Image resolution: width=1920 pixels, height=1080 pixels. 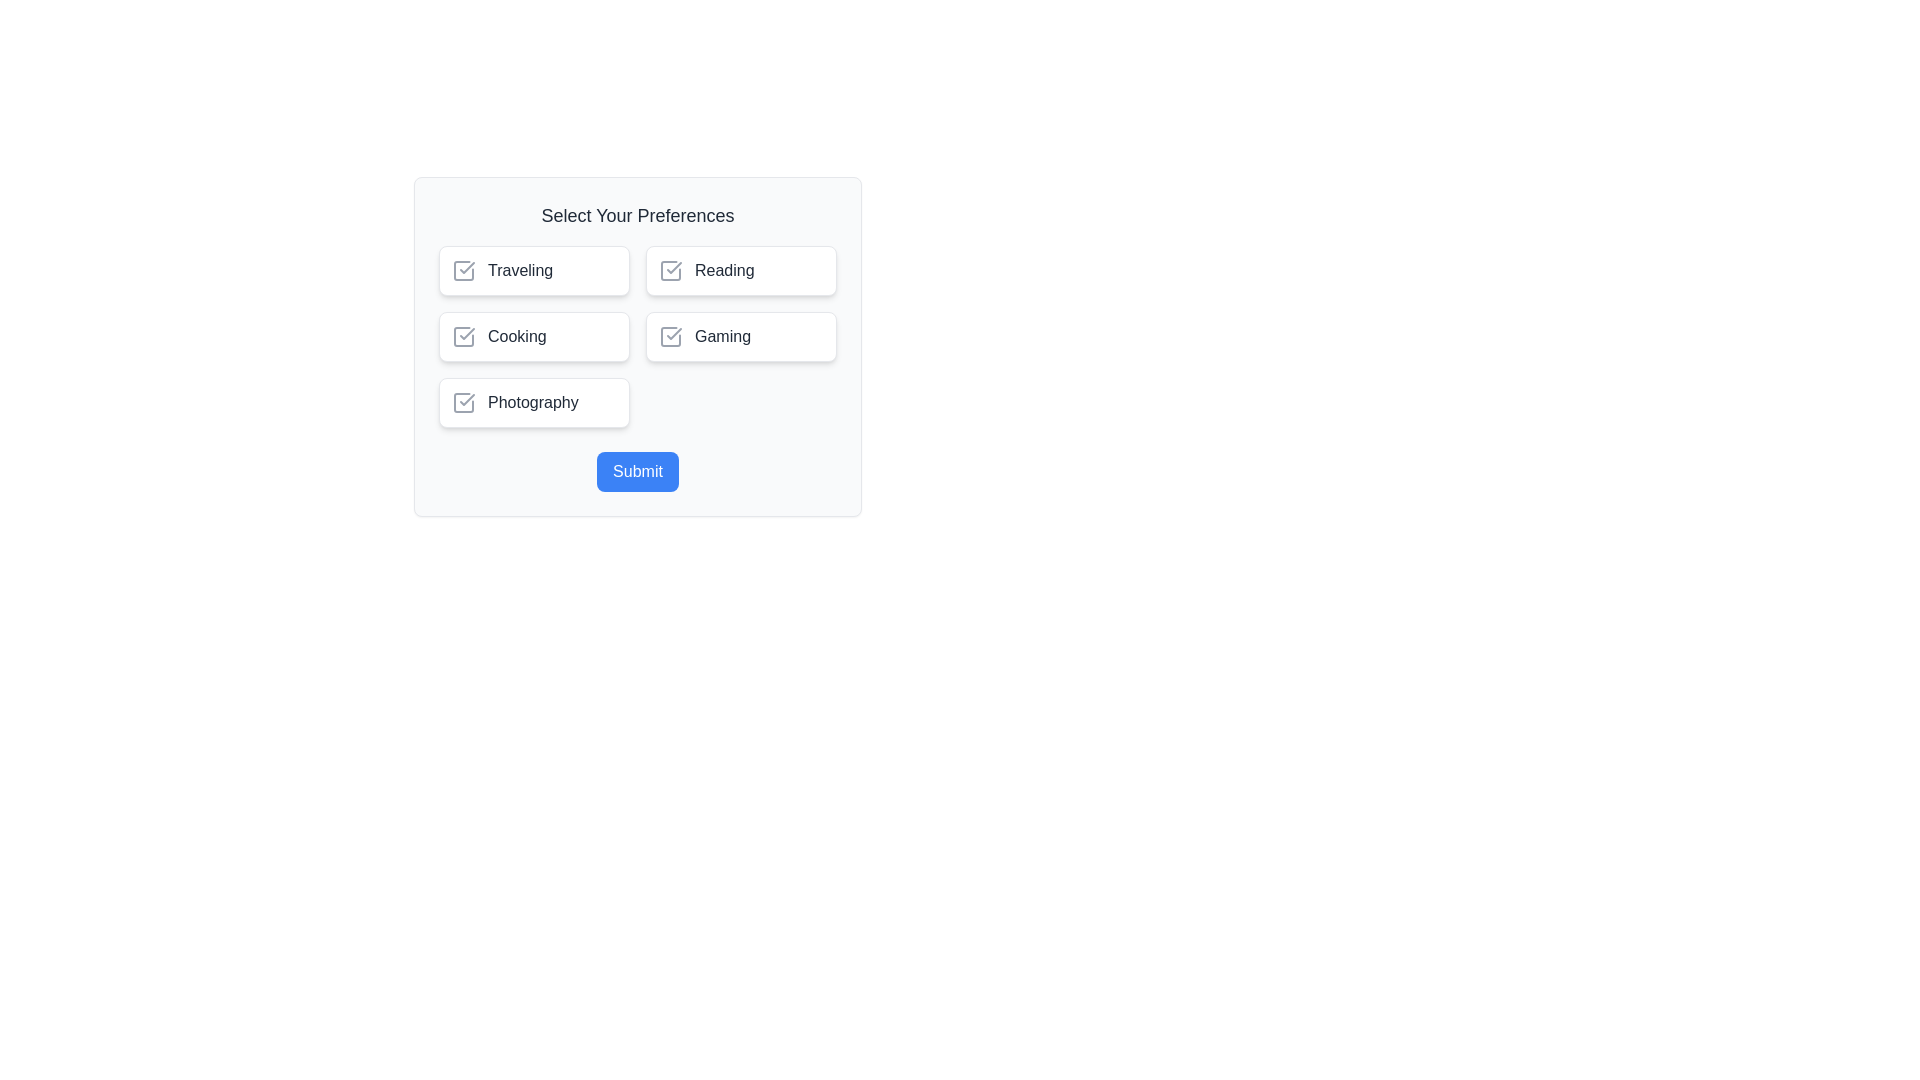 I want to click on the checkmark icon within the preferences list, which is located to the left of the 'Photography' label, so click(x=466, y=400).